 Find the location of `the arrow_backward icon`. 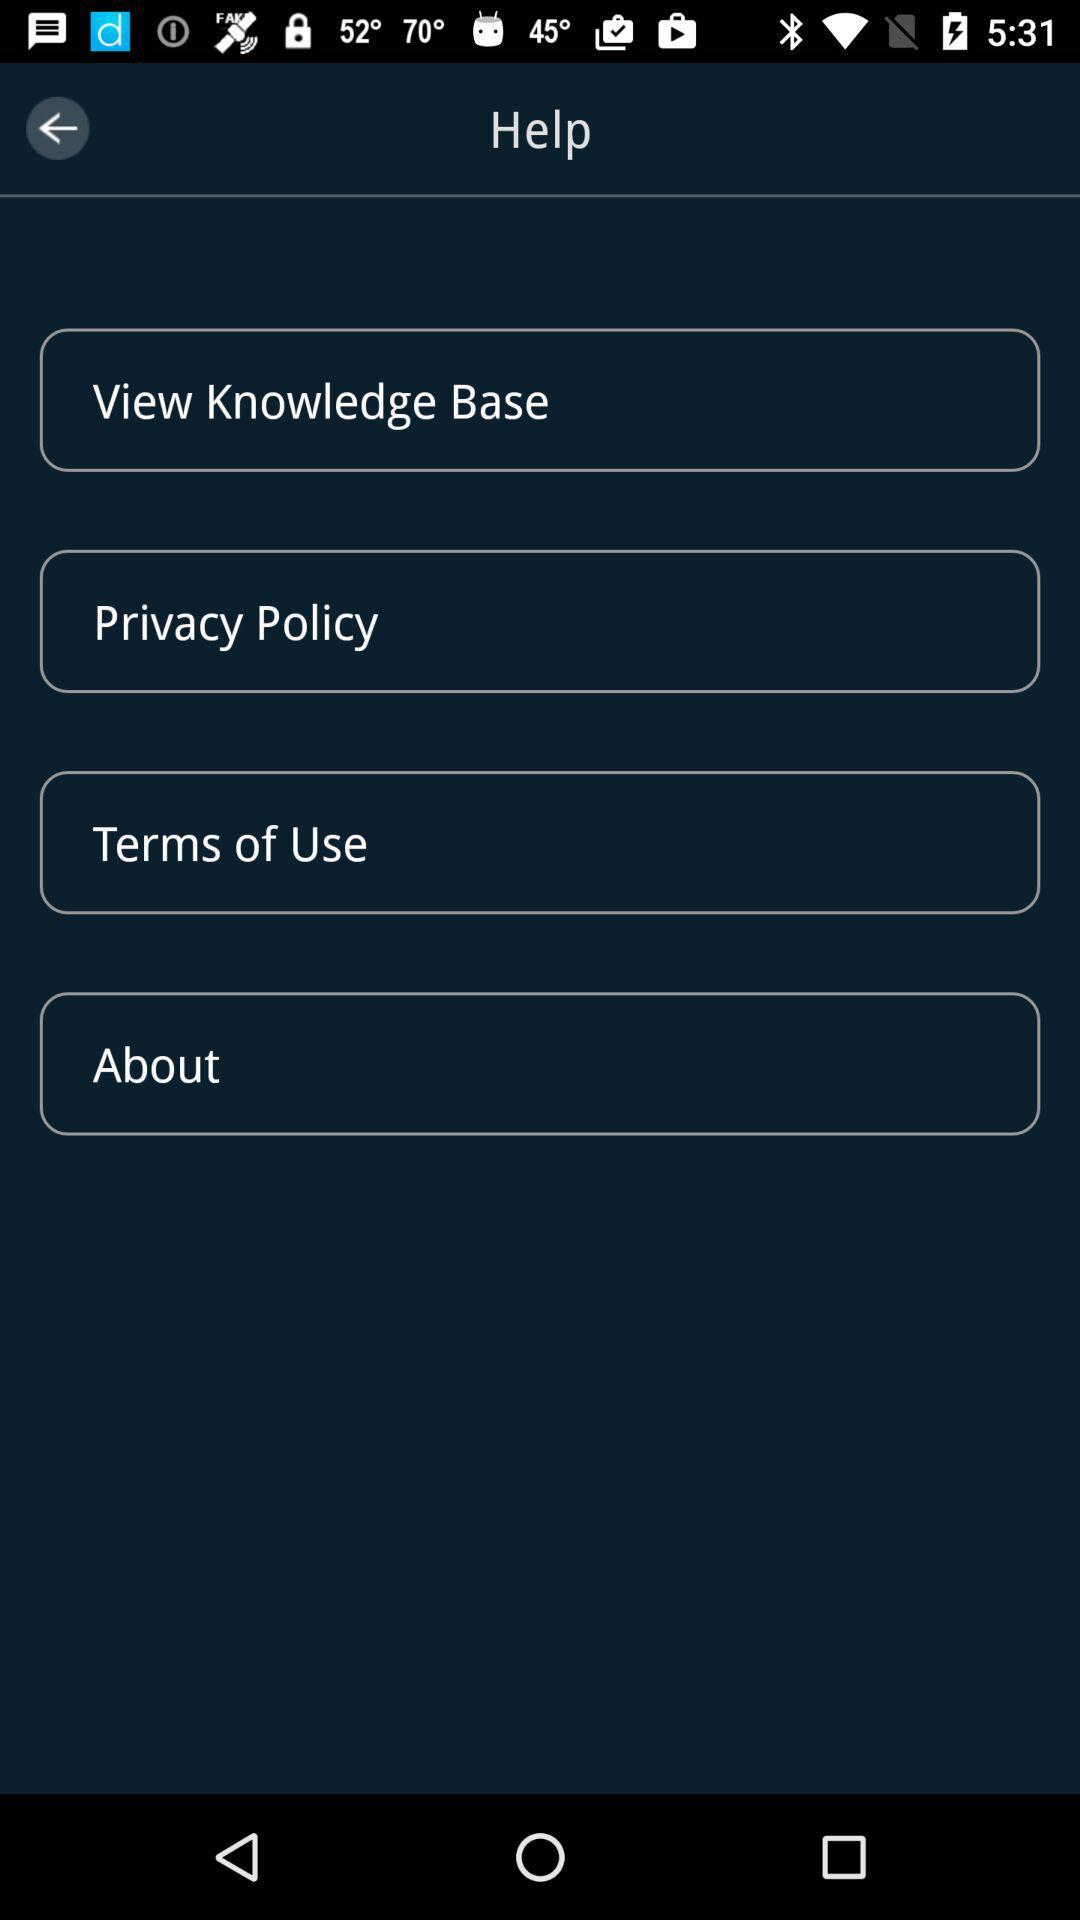

the arrow_backward icon is located at coordinates (56, 127).